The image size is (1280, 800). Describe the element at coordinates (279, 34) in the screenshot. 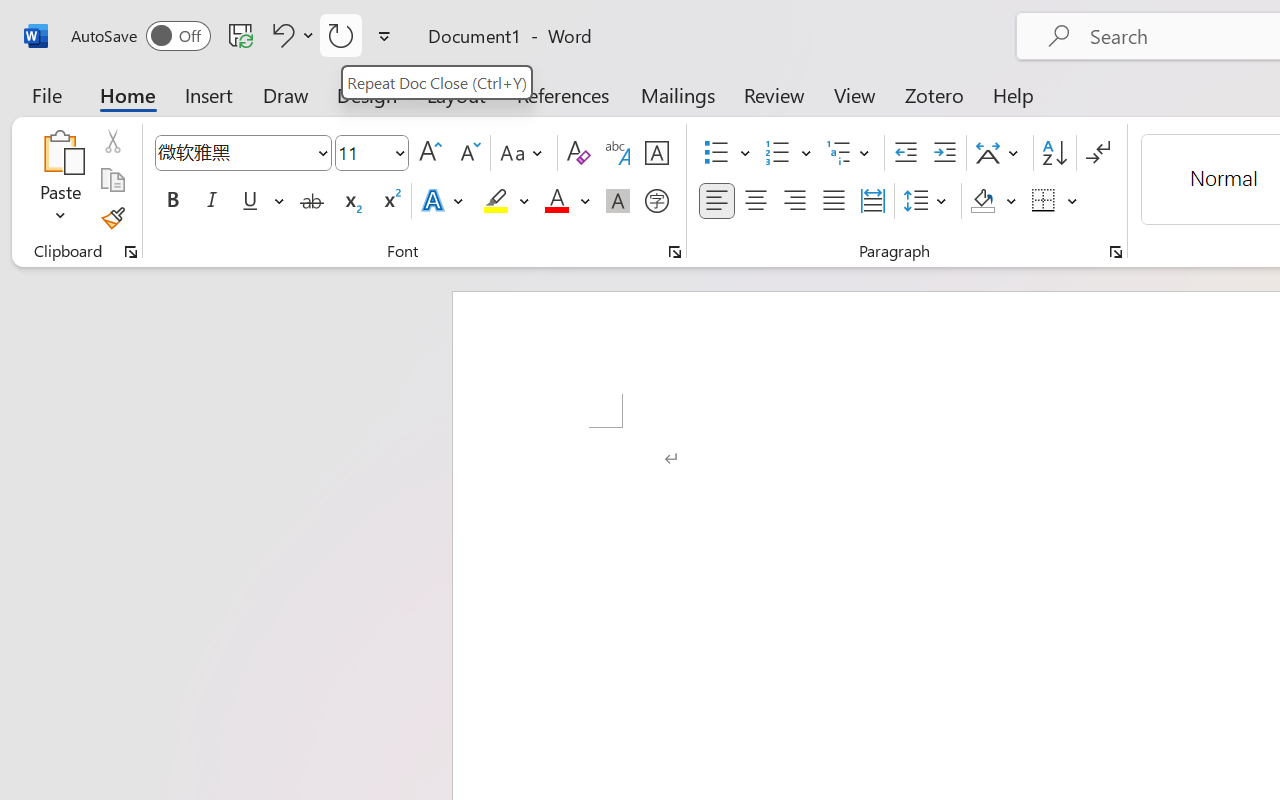

I see `'Undo <ApplyStyleToDoc>b__0'` at that location.